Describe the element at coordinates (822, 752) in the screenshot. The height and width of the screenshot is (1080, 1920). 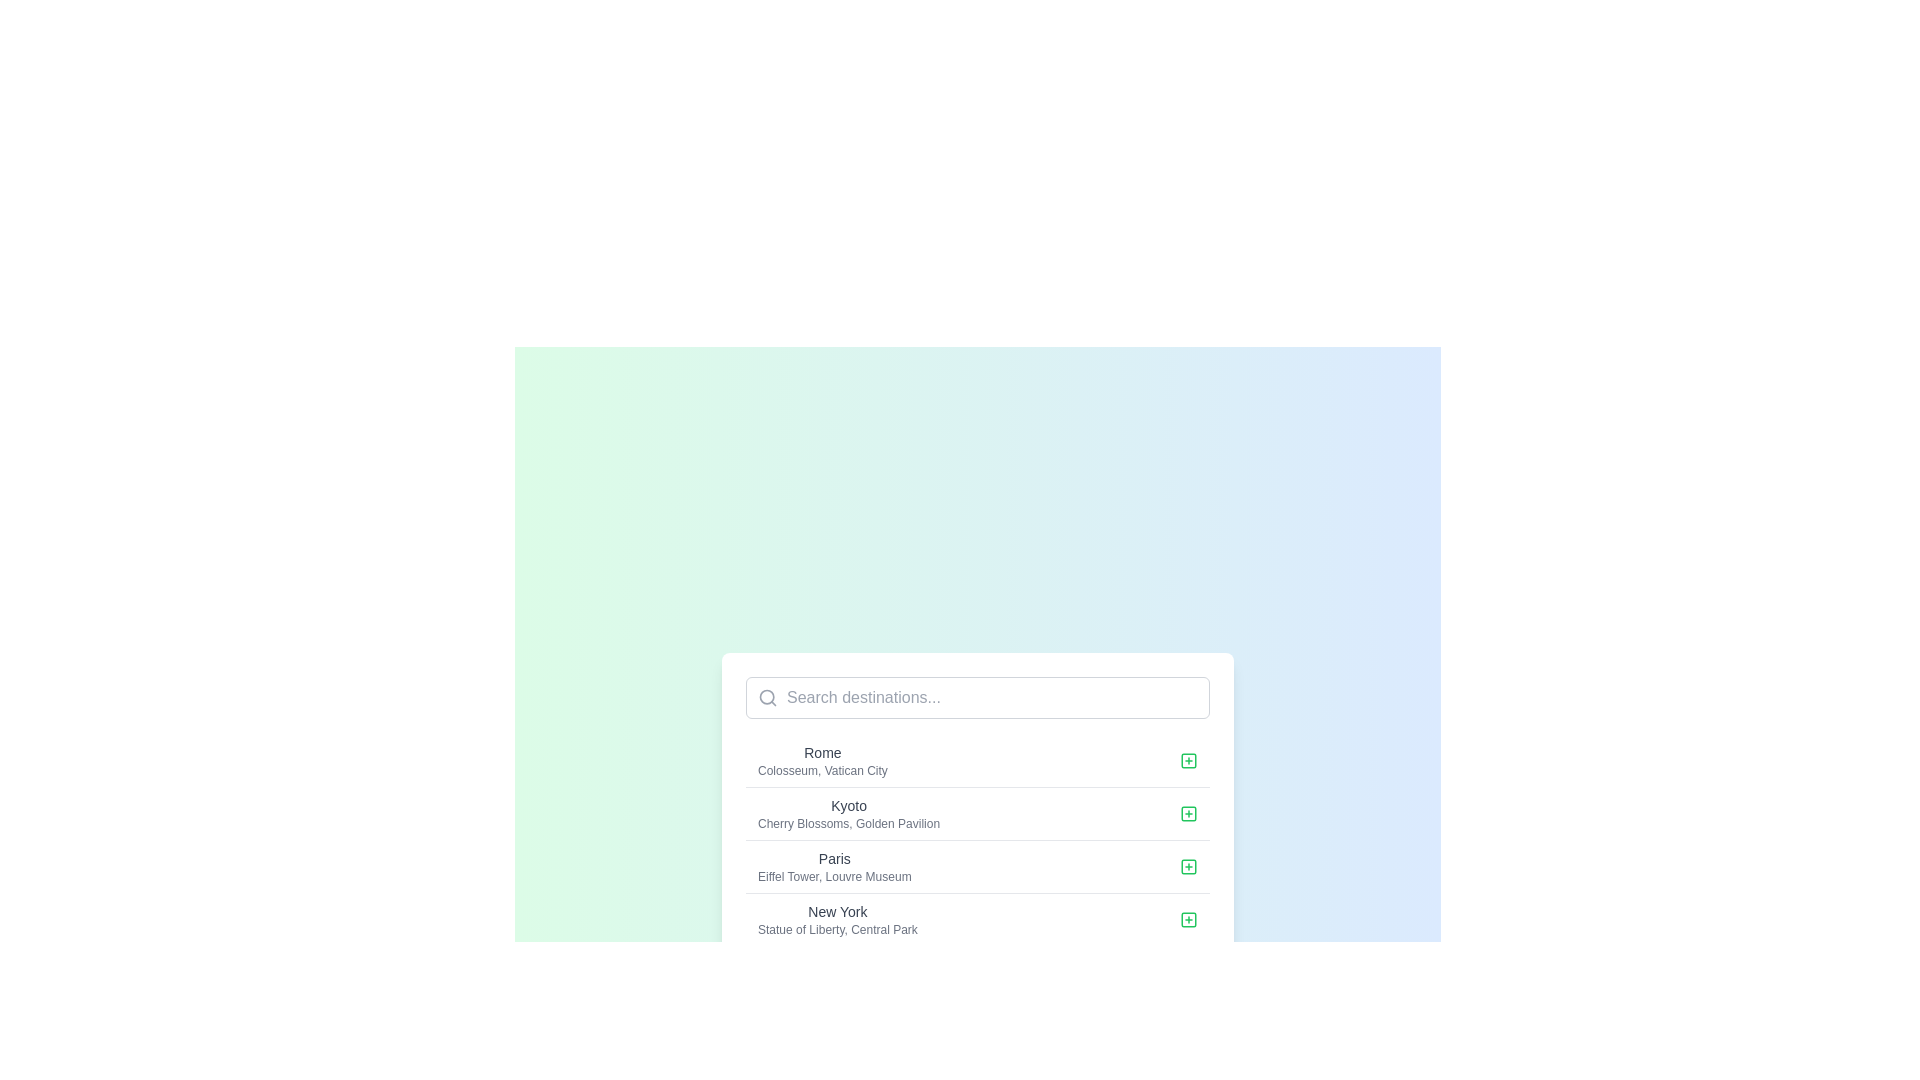
I see `the 'Rome' text label, which is styled with a small-sized font and medium weight, located at the top left part of a card-like list of destinations` at that location.